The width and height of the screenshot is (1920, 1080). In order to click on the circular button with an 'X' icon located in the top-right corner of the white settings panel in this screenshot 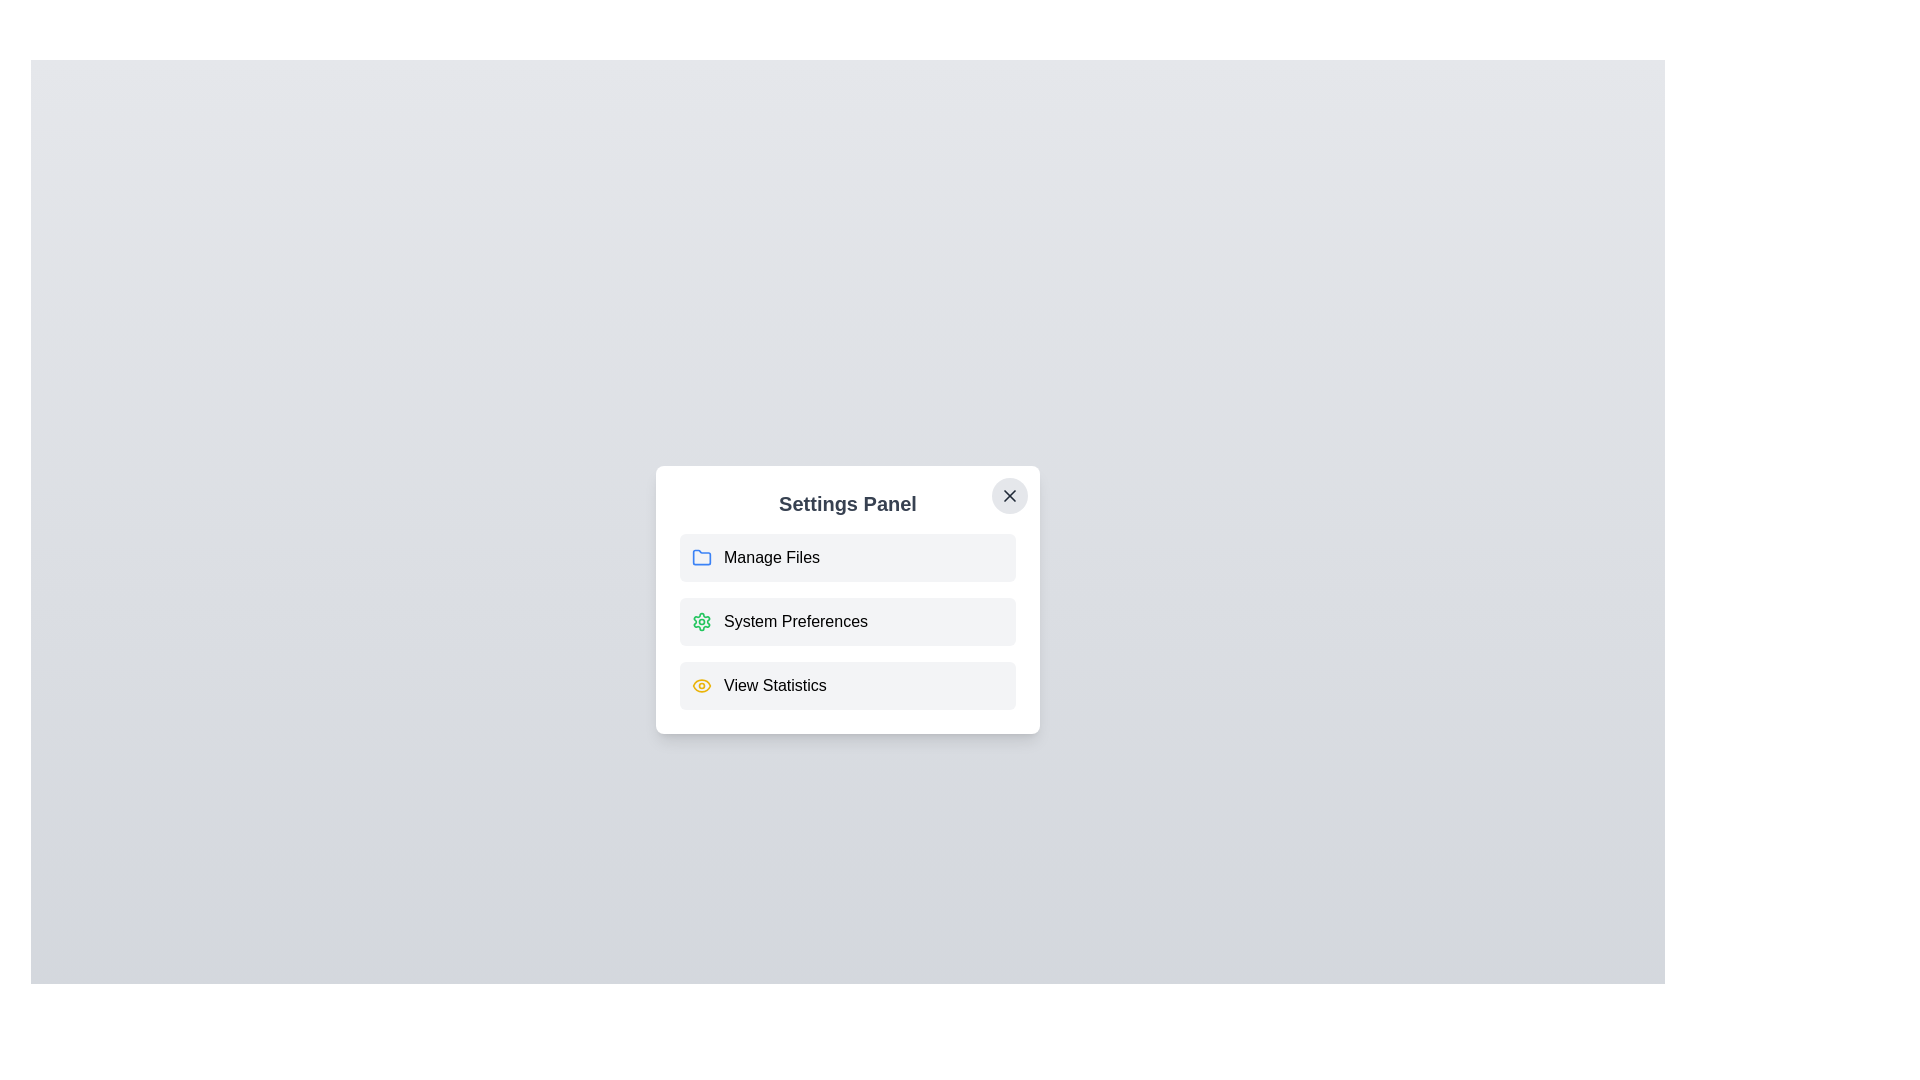, I will do `click(1009, 495)`.